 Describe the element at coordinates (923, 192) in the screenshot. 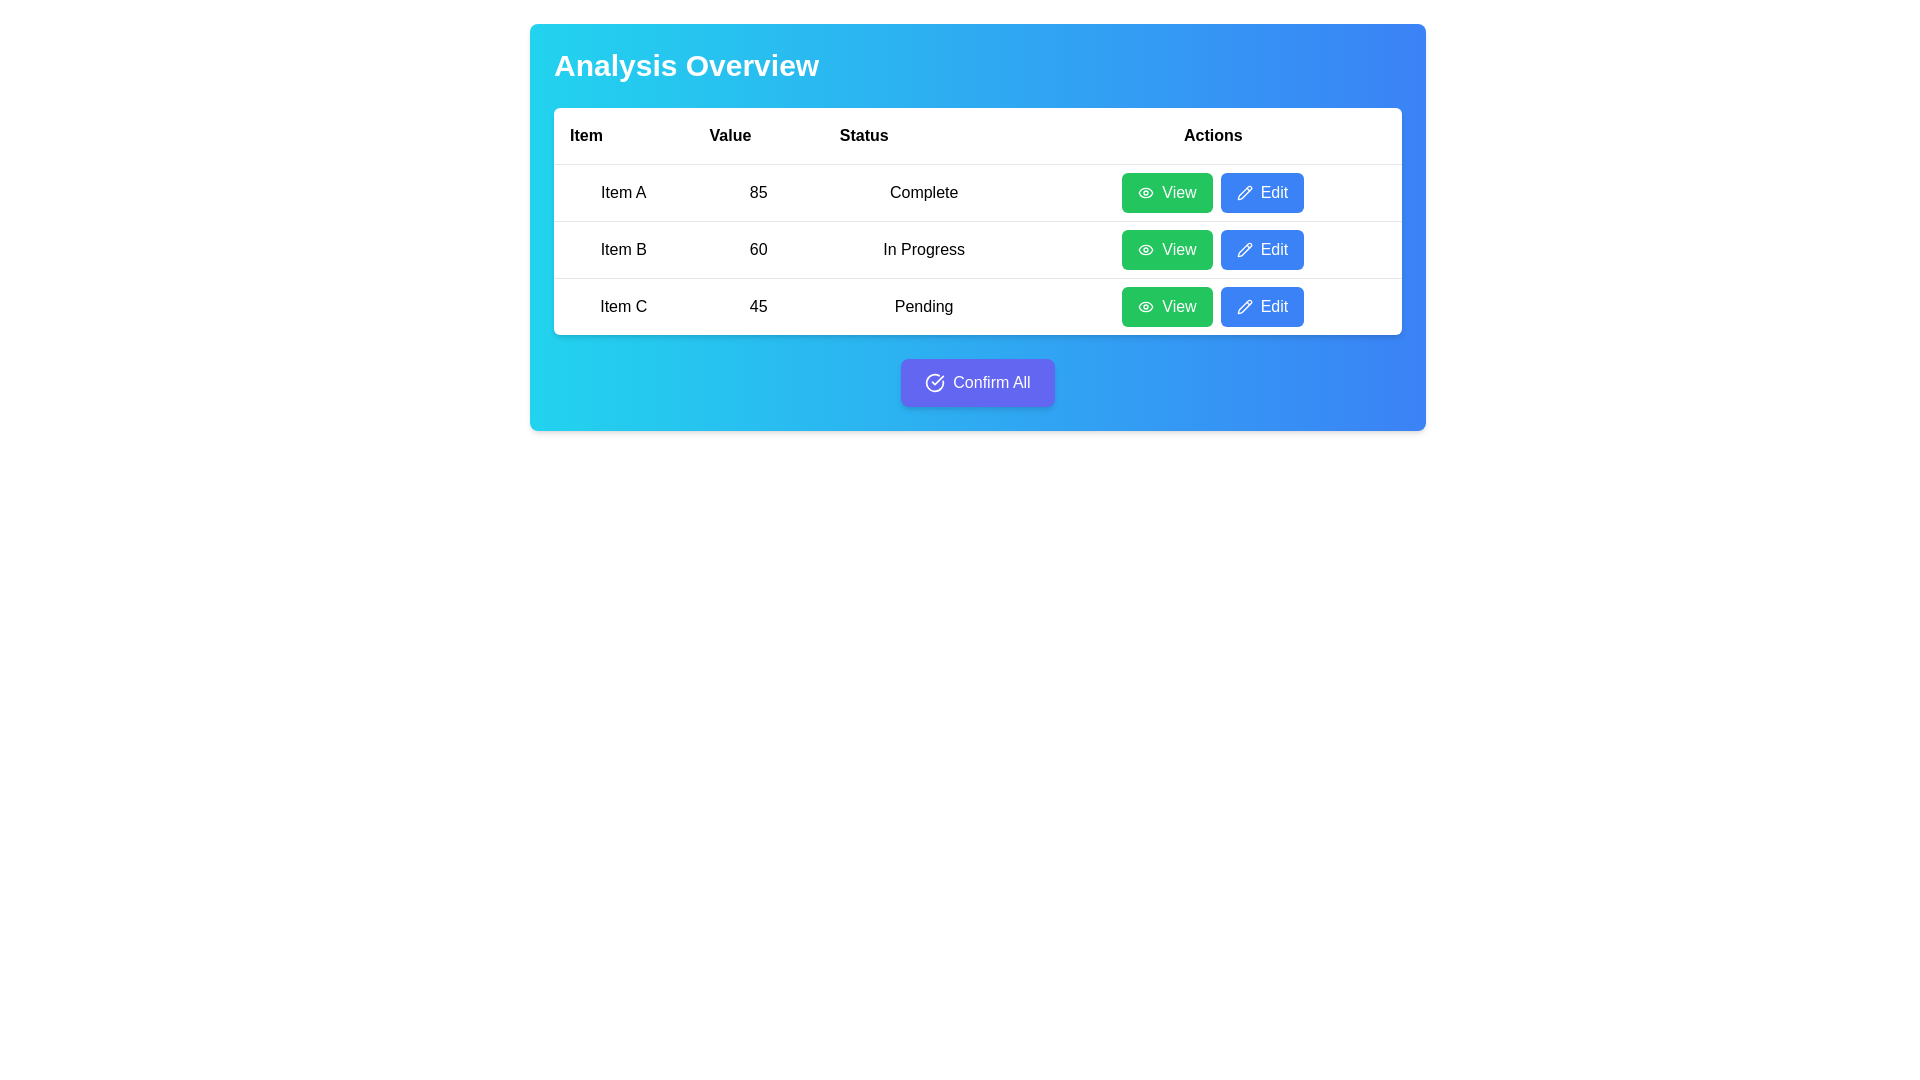

I see `the table cell displaying the text 'Complete' in the 'Status' column for 'Item A'` at that location.